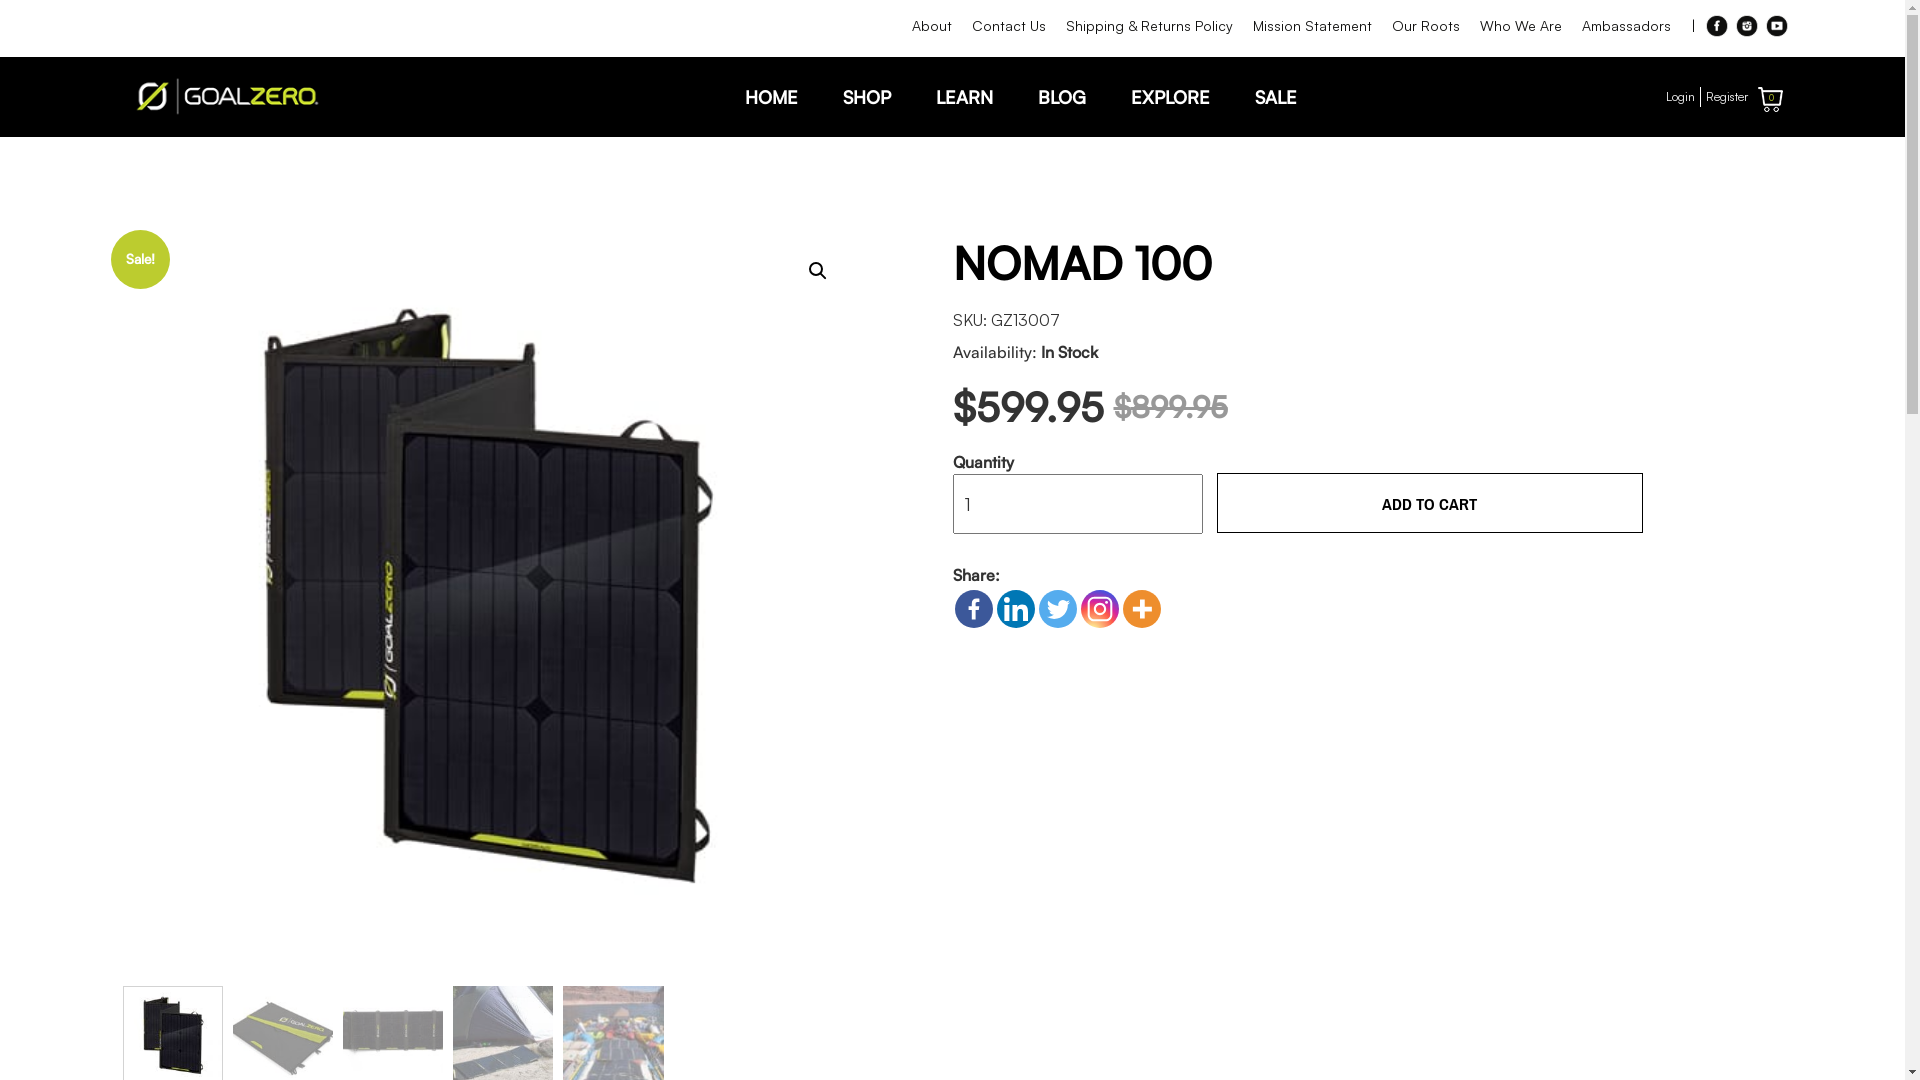 The width and height of the screenshot is (1920, 1080). What do you see at coordinates (1169, 96) in the screenshot?
I see `'EXPLORE'` at bounding box center [1169, 96].